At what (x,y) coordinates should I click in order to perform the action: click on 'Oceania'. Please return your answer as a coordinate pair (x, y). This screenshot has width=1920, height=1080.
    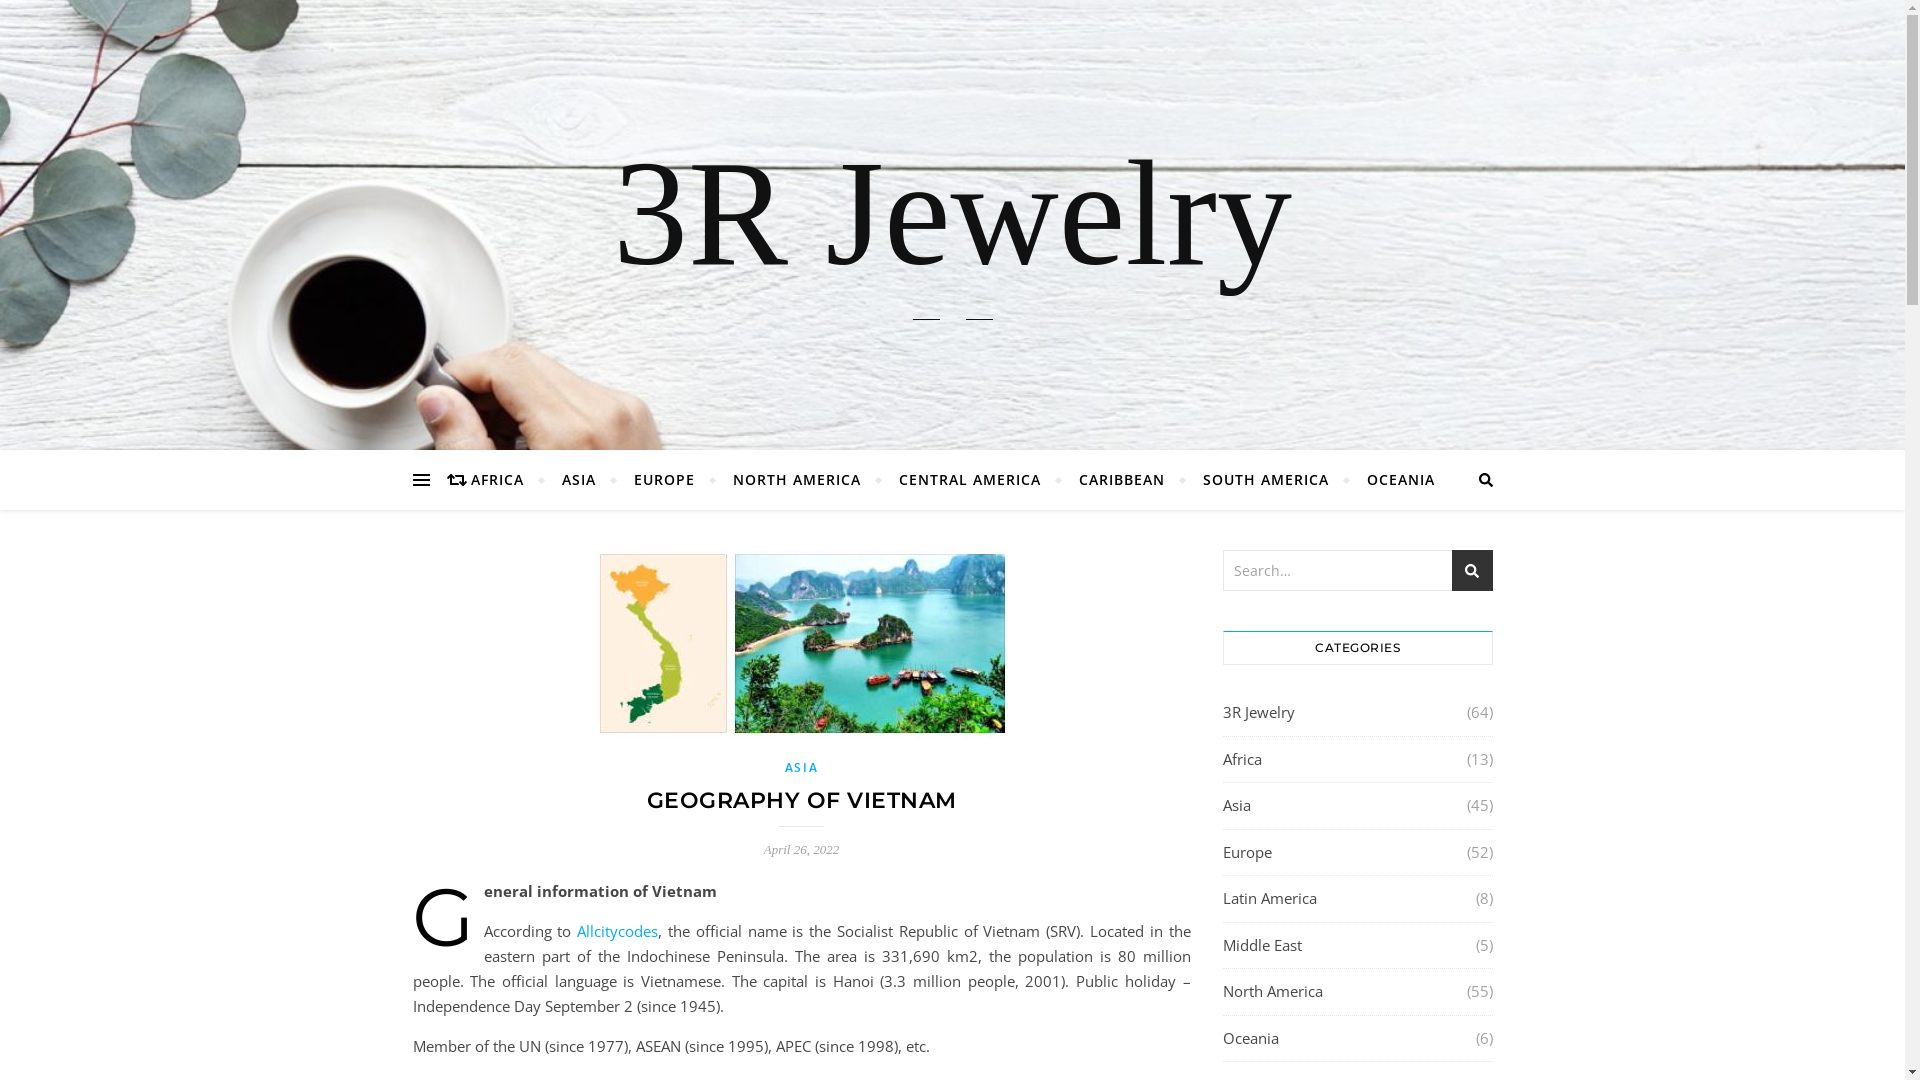
    Looking at the image, I should click on (1248, 1036).